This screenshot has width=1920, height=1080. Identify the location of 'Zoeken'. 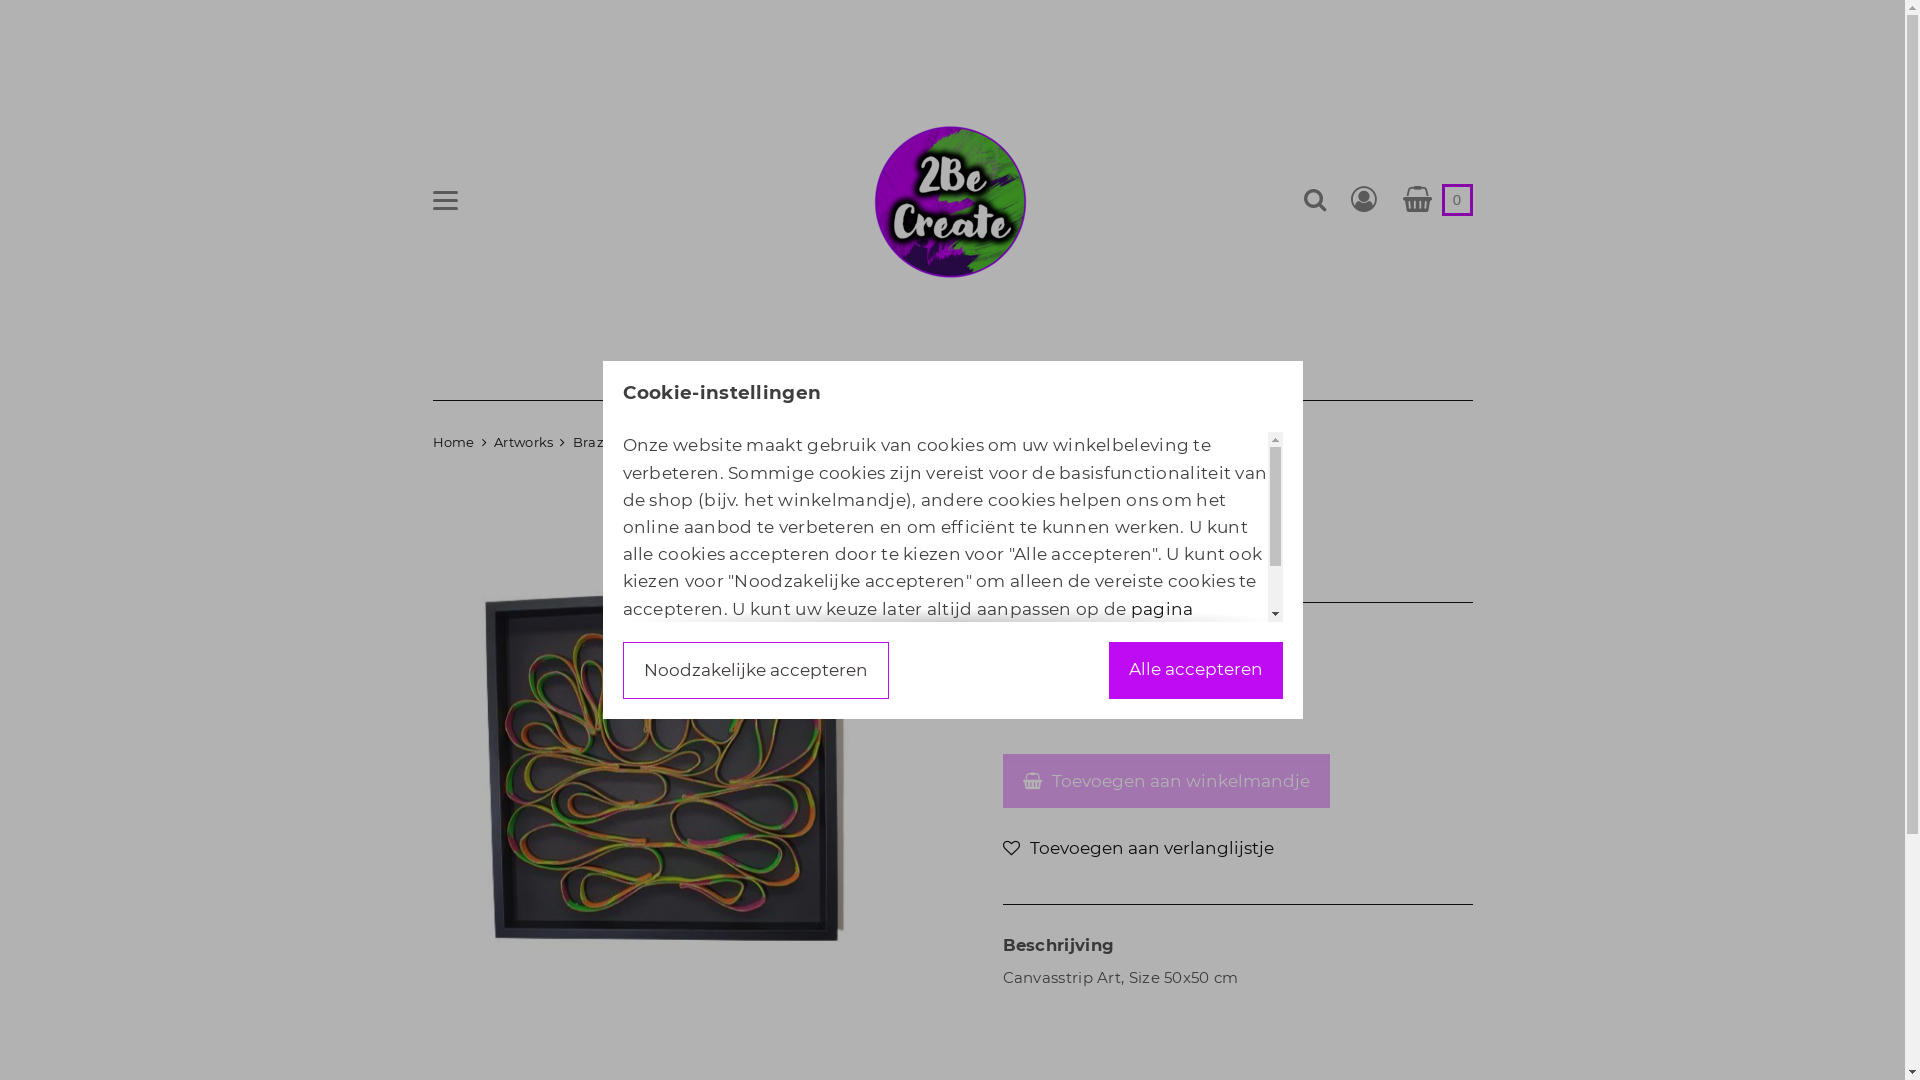
(1314, 199).